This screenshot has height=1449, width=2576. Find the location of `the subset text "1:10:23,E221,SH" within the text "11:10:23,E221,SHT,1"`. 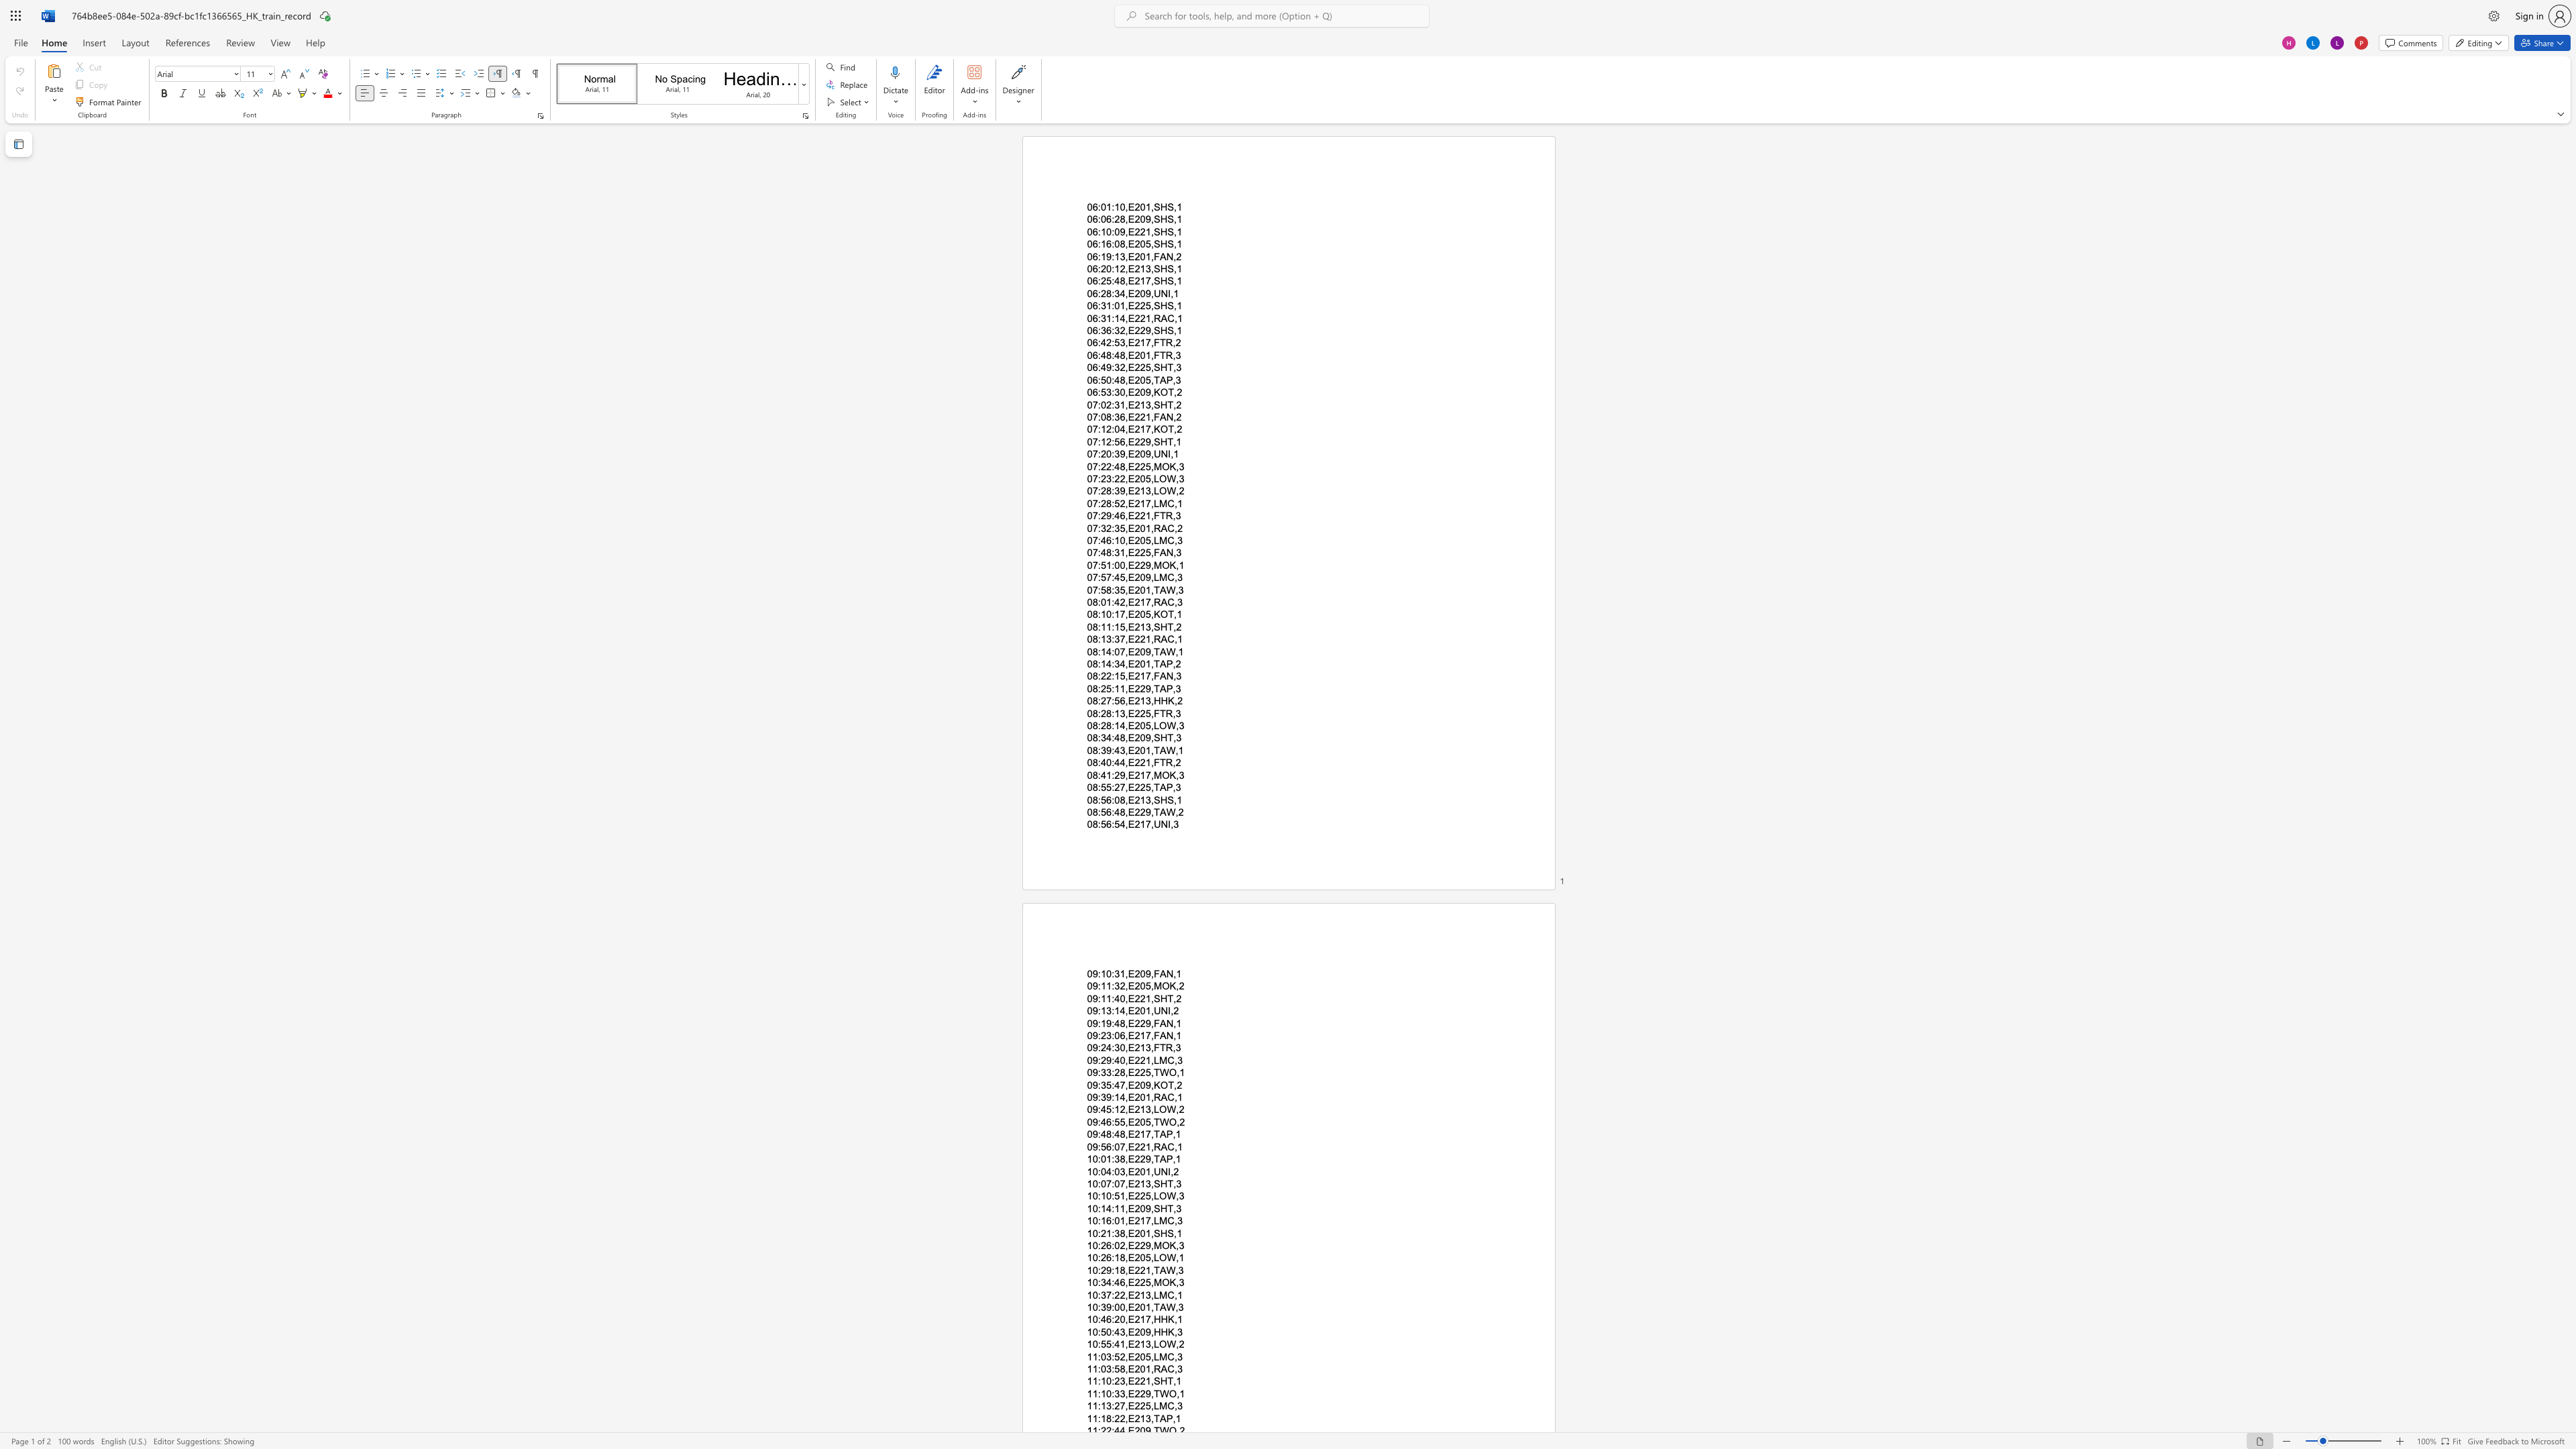

the subset text "1:10:23,E221,SH" within the text "11:10:23,E221,SHT,1" is located at coordinates (1092, 1381).